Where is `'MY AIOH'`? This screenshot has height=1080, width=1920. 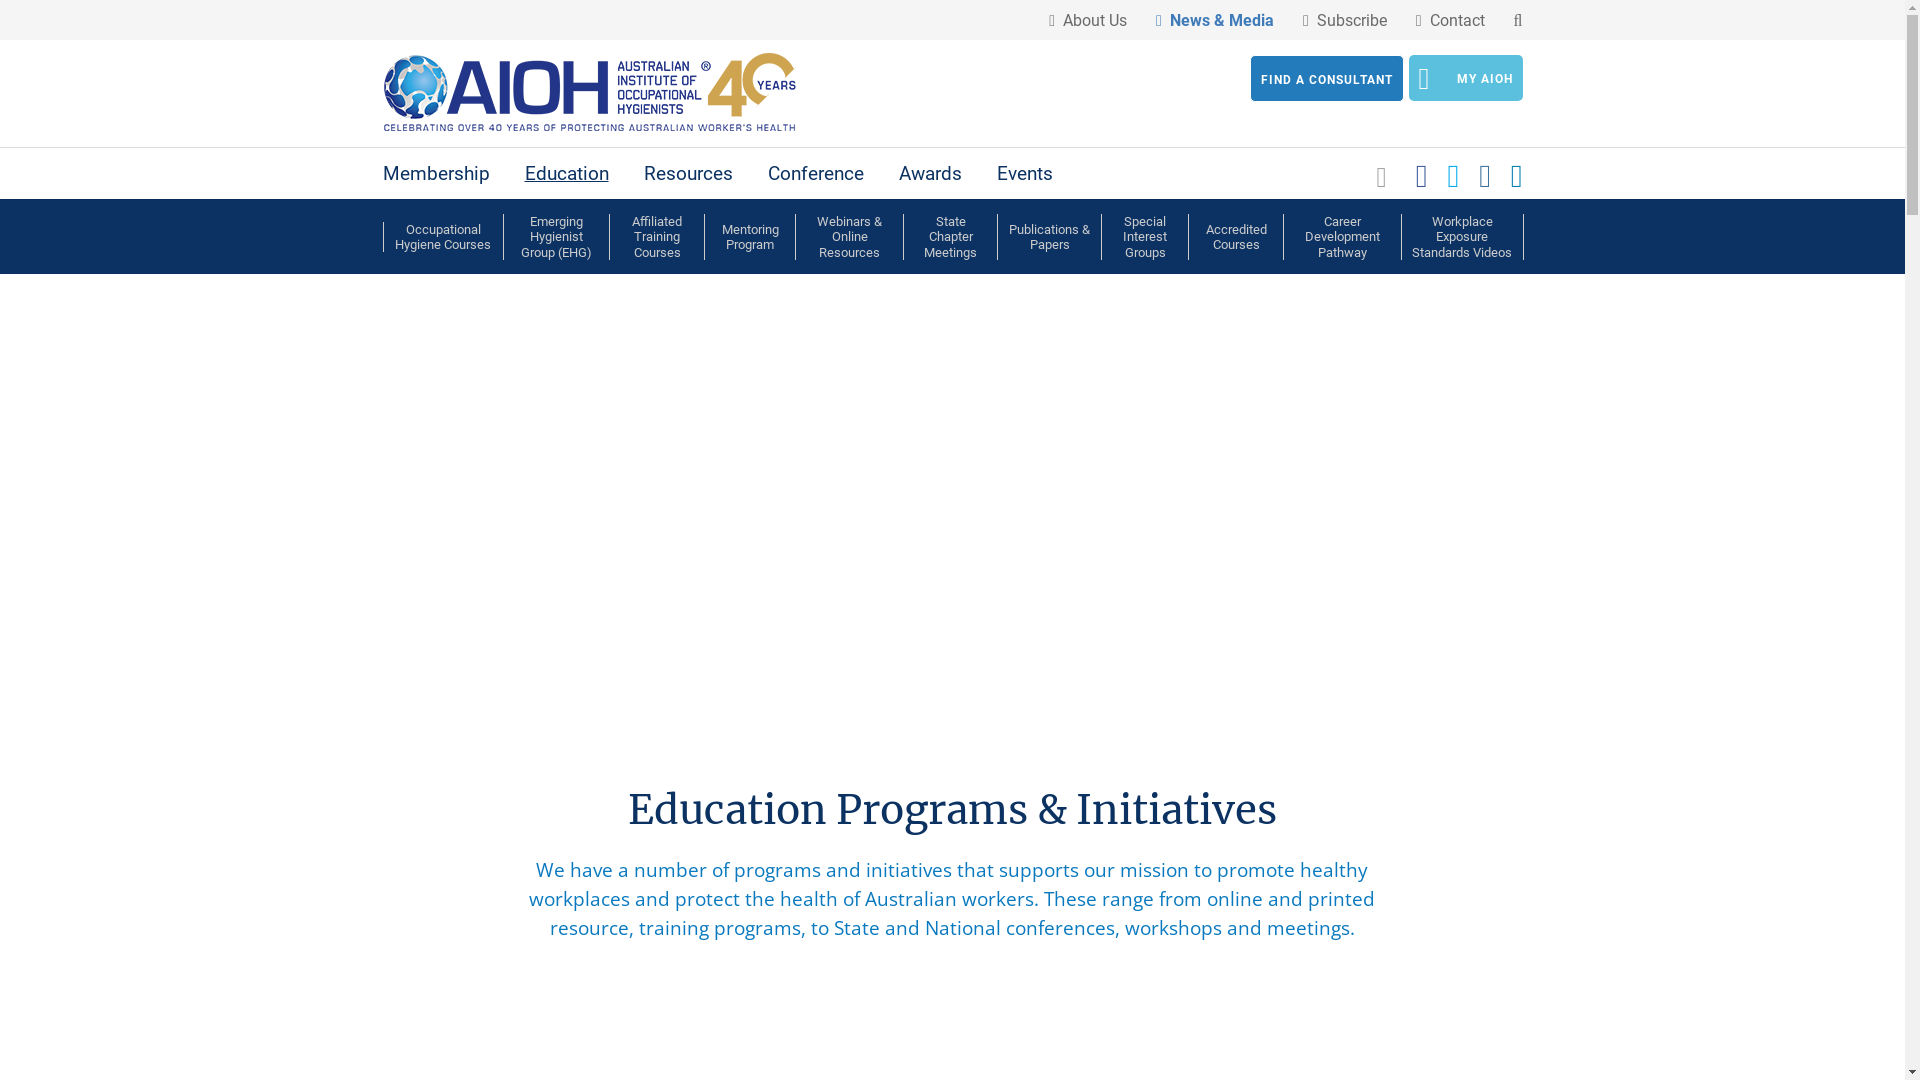 'MY AIOH' is located at coordinates (1464, 76).